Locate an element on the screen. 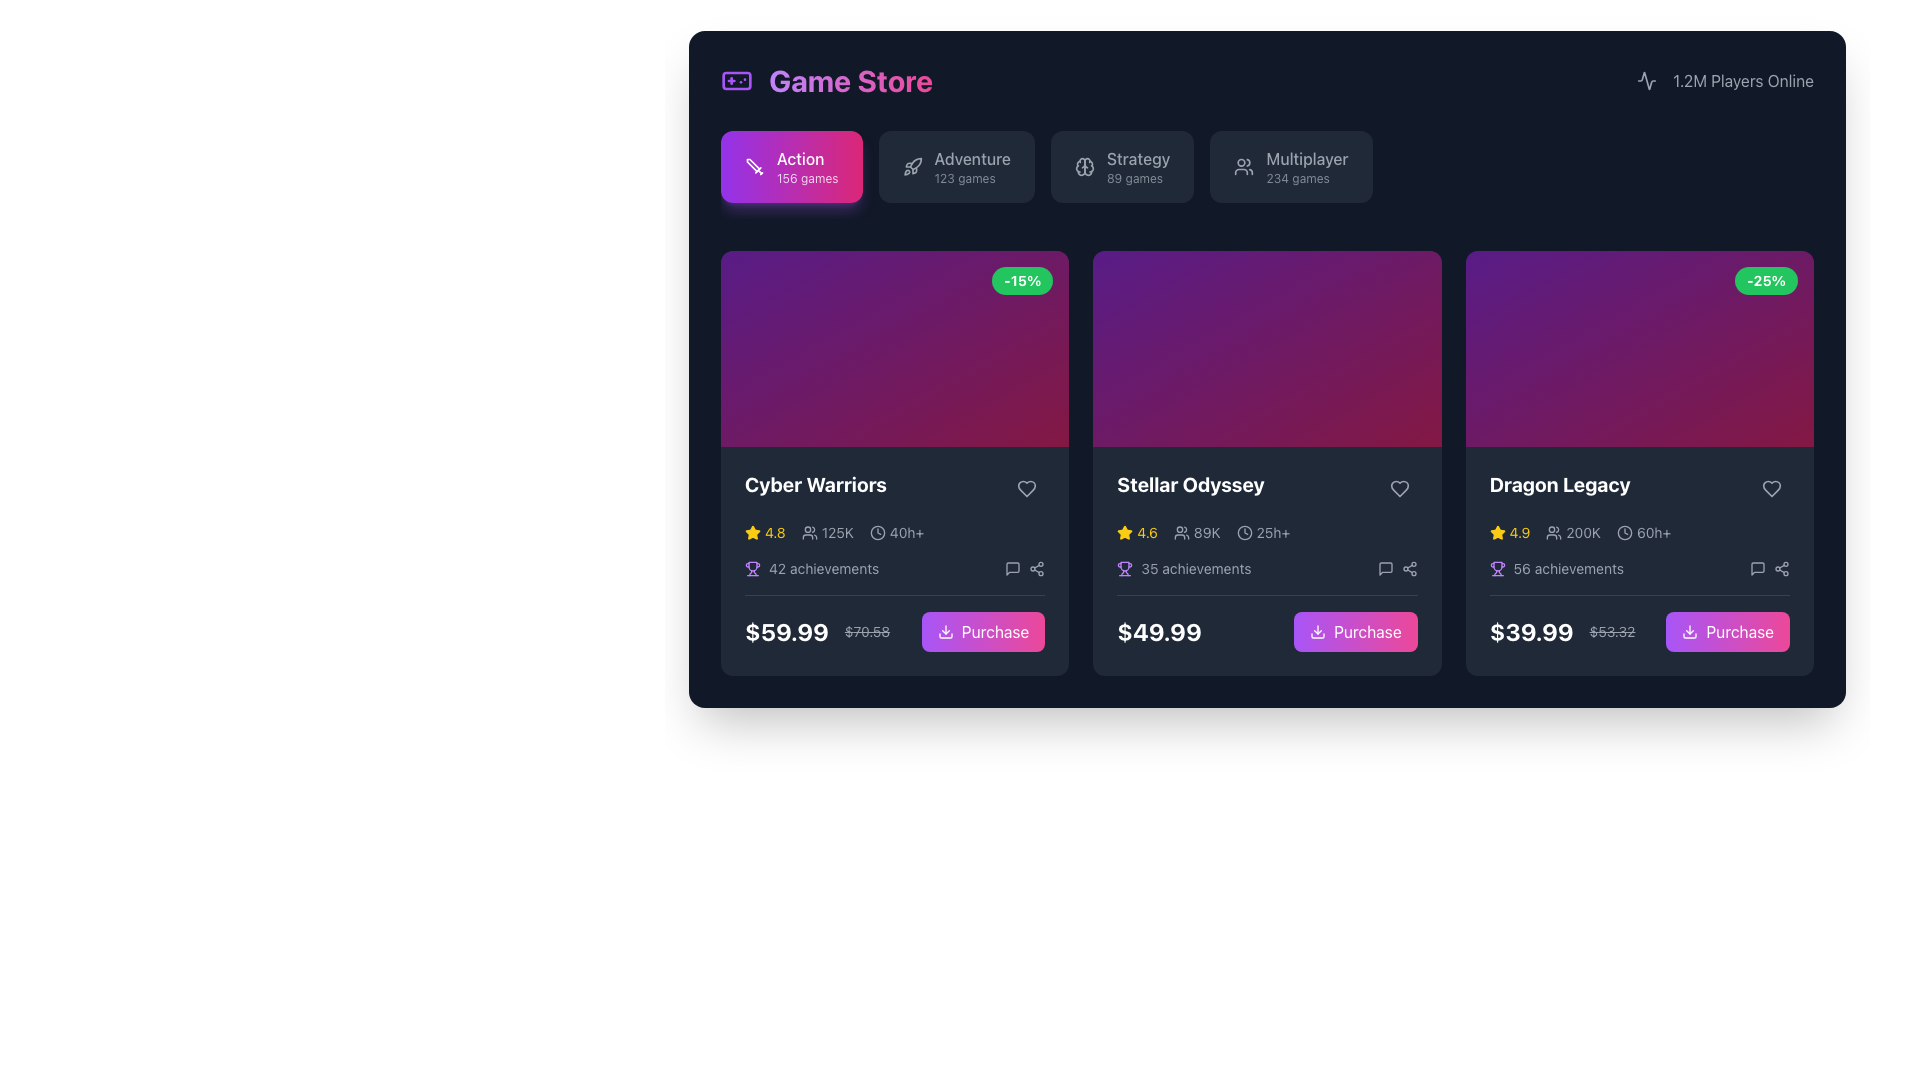  the text label displaying '56 achievements' in gray color, which is located adjacent to the purple trophy icon in the 'Dragon Legacy' game card is located at coordinates (1567, 568).